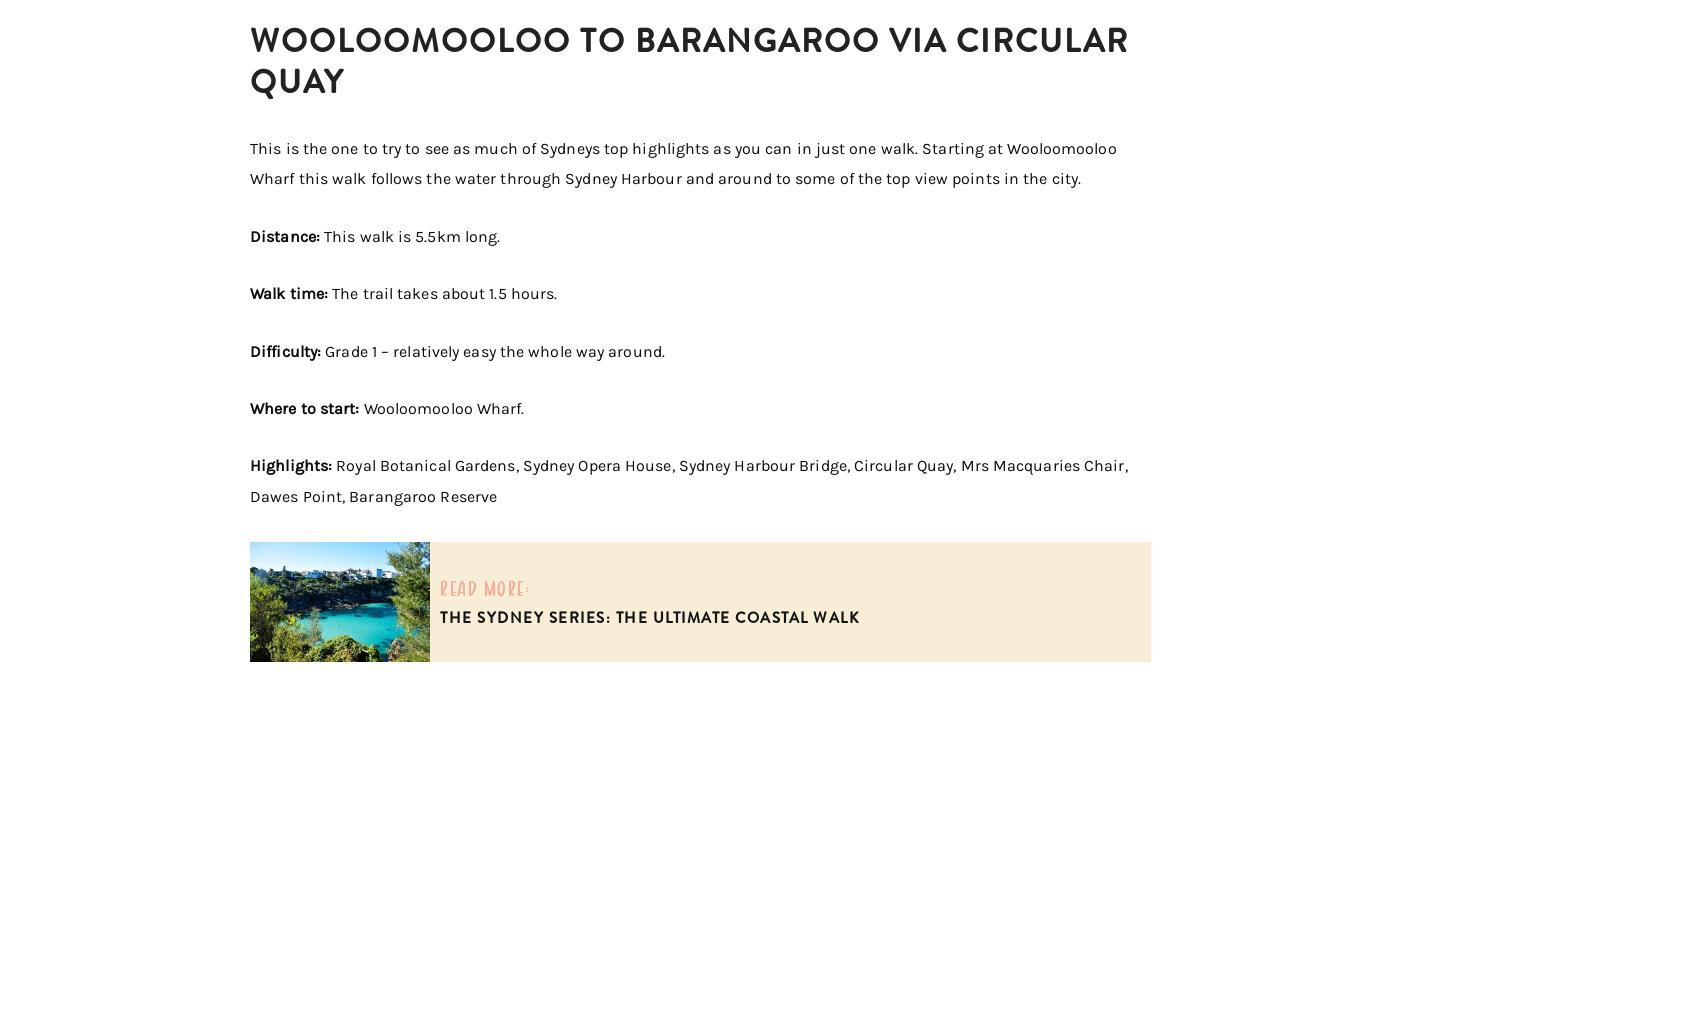 The image size is (1700, 1036). What do you see at coordinates (293, 465) in the screenshot?
I see `'Highlights:'` at bounding box center [293, 465].